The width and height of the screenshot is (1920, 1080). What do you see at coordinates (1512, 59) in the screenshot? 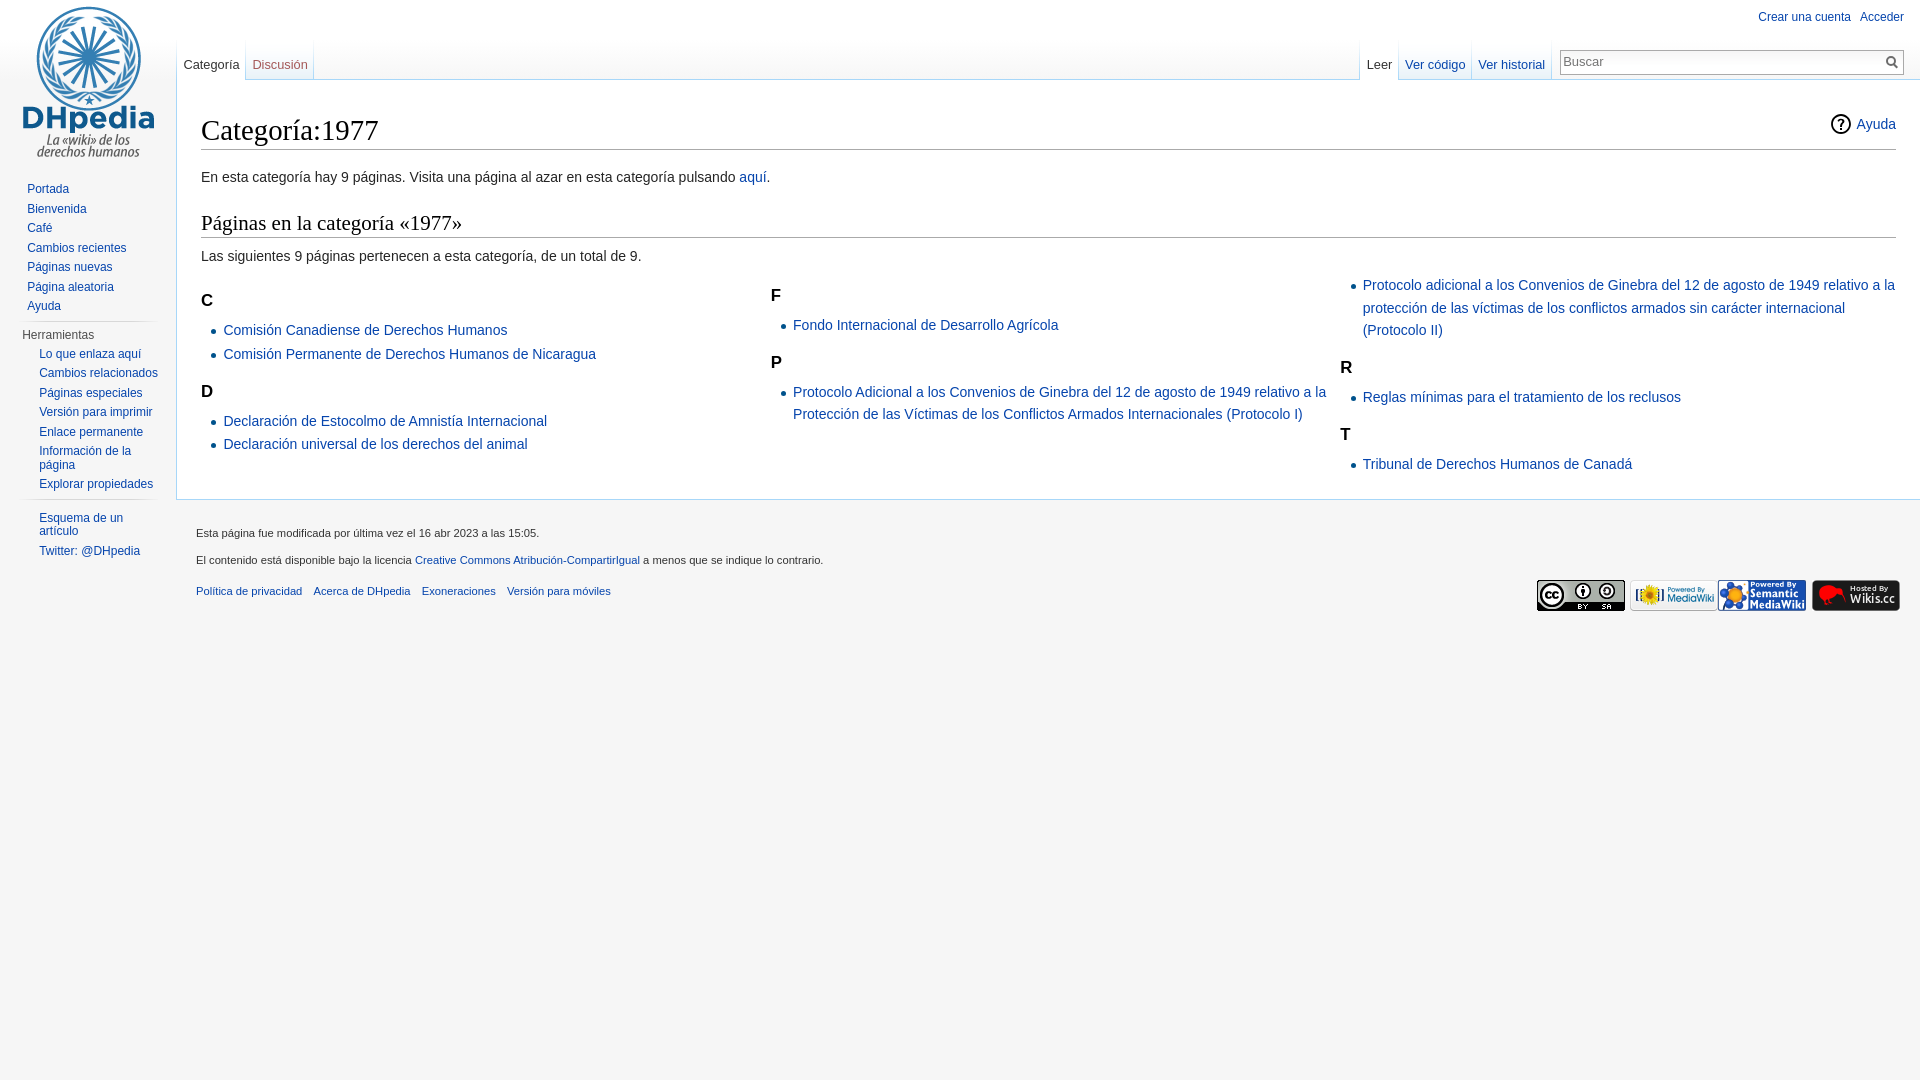
I see `'Ver historial'` at bounding box center [1512, 59].